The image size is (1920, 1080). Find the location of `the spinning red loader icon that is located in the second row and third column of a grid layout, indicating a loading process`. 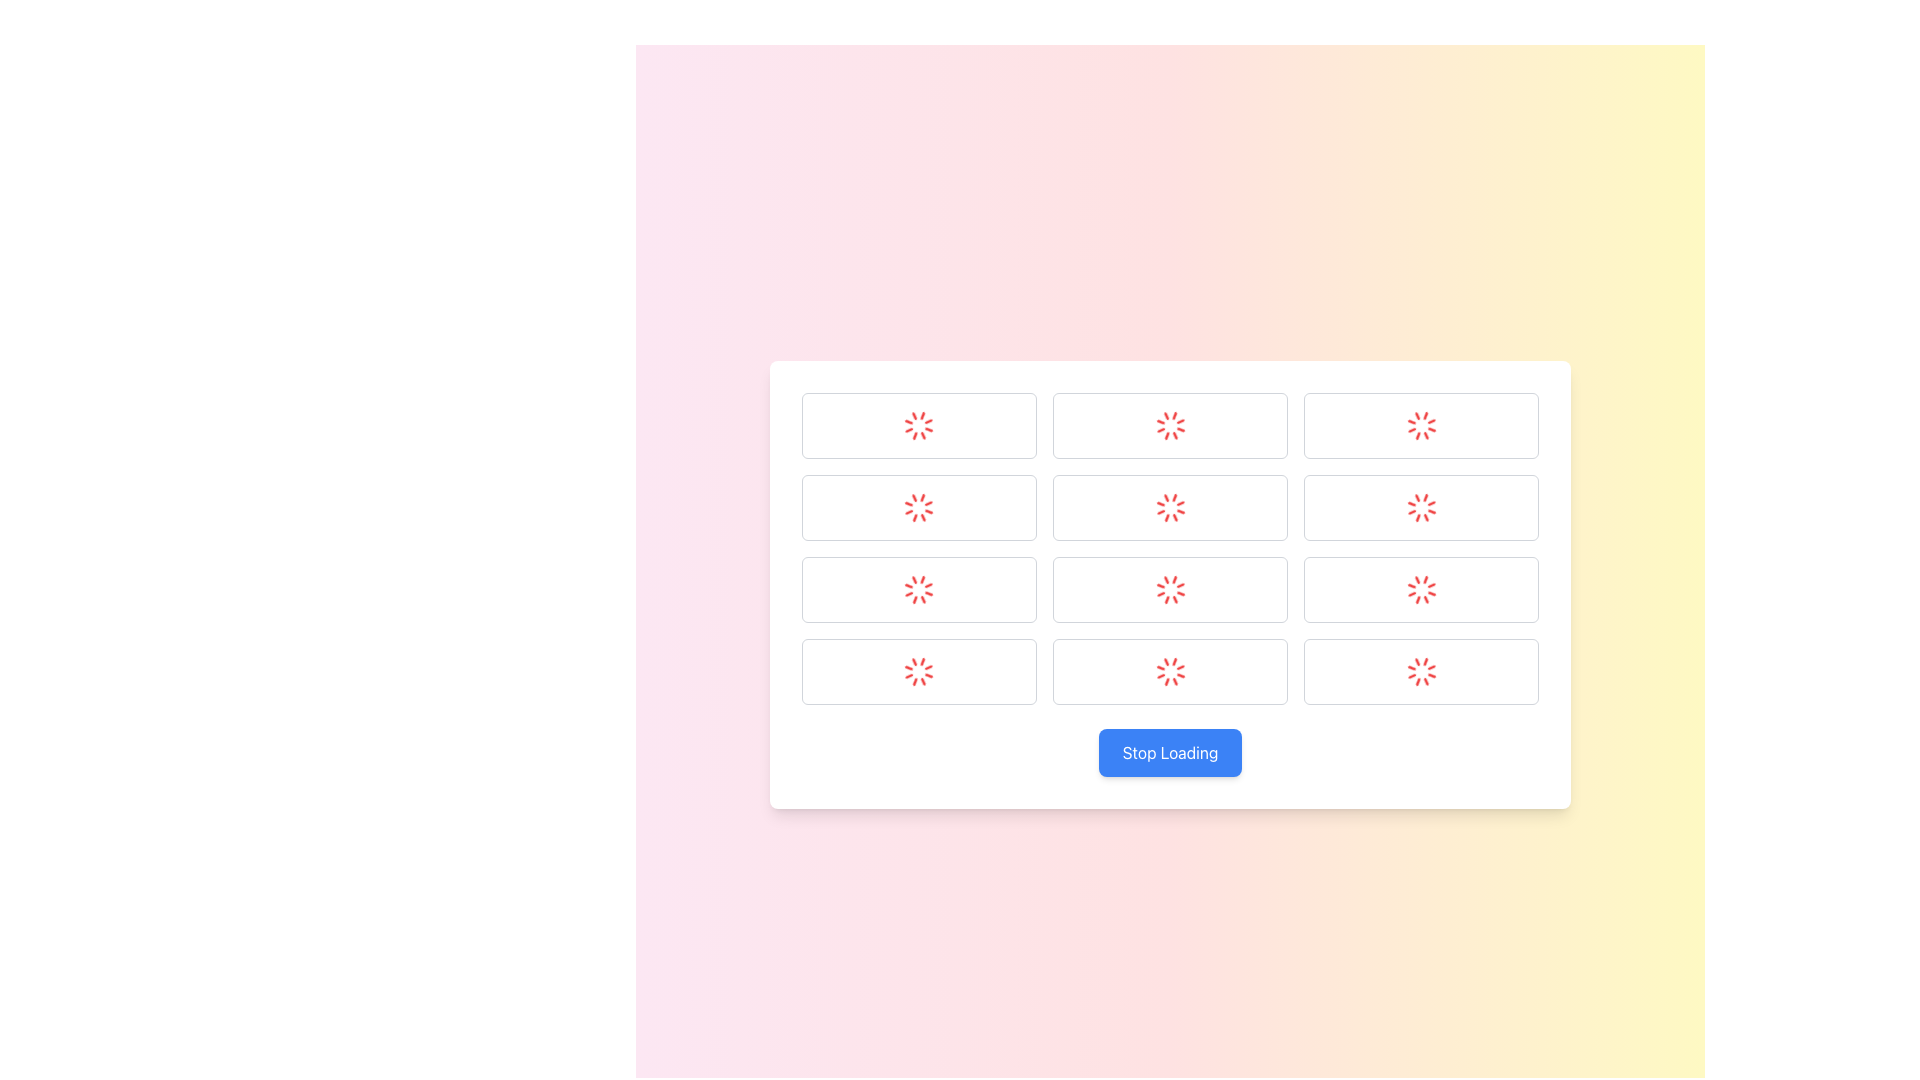

the spinning red loader icon that is located in the second row and third column of a grid layout, indicating a loading process is located at coordinates (1420, 507).